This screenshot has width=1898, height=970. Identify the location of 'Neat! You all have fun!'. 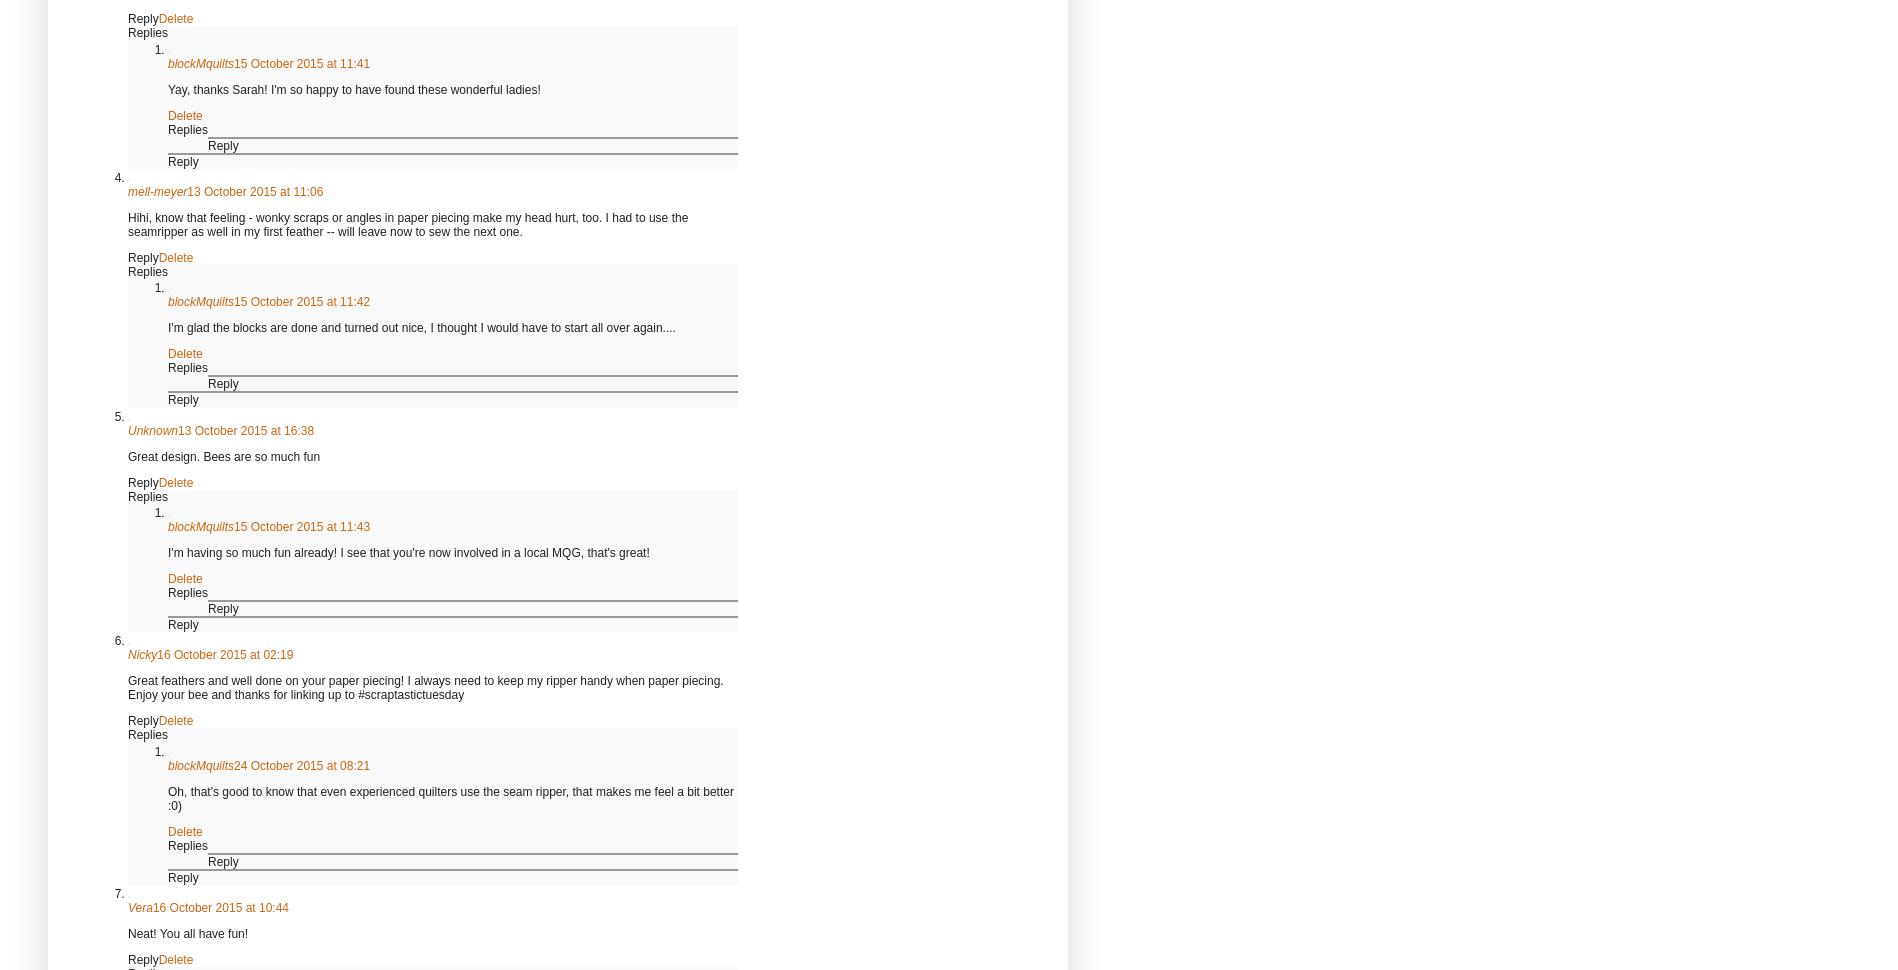
(187, 933).